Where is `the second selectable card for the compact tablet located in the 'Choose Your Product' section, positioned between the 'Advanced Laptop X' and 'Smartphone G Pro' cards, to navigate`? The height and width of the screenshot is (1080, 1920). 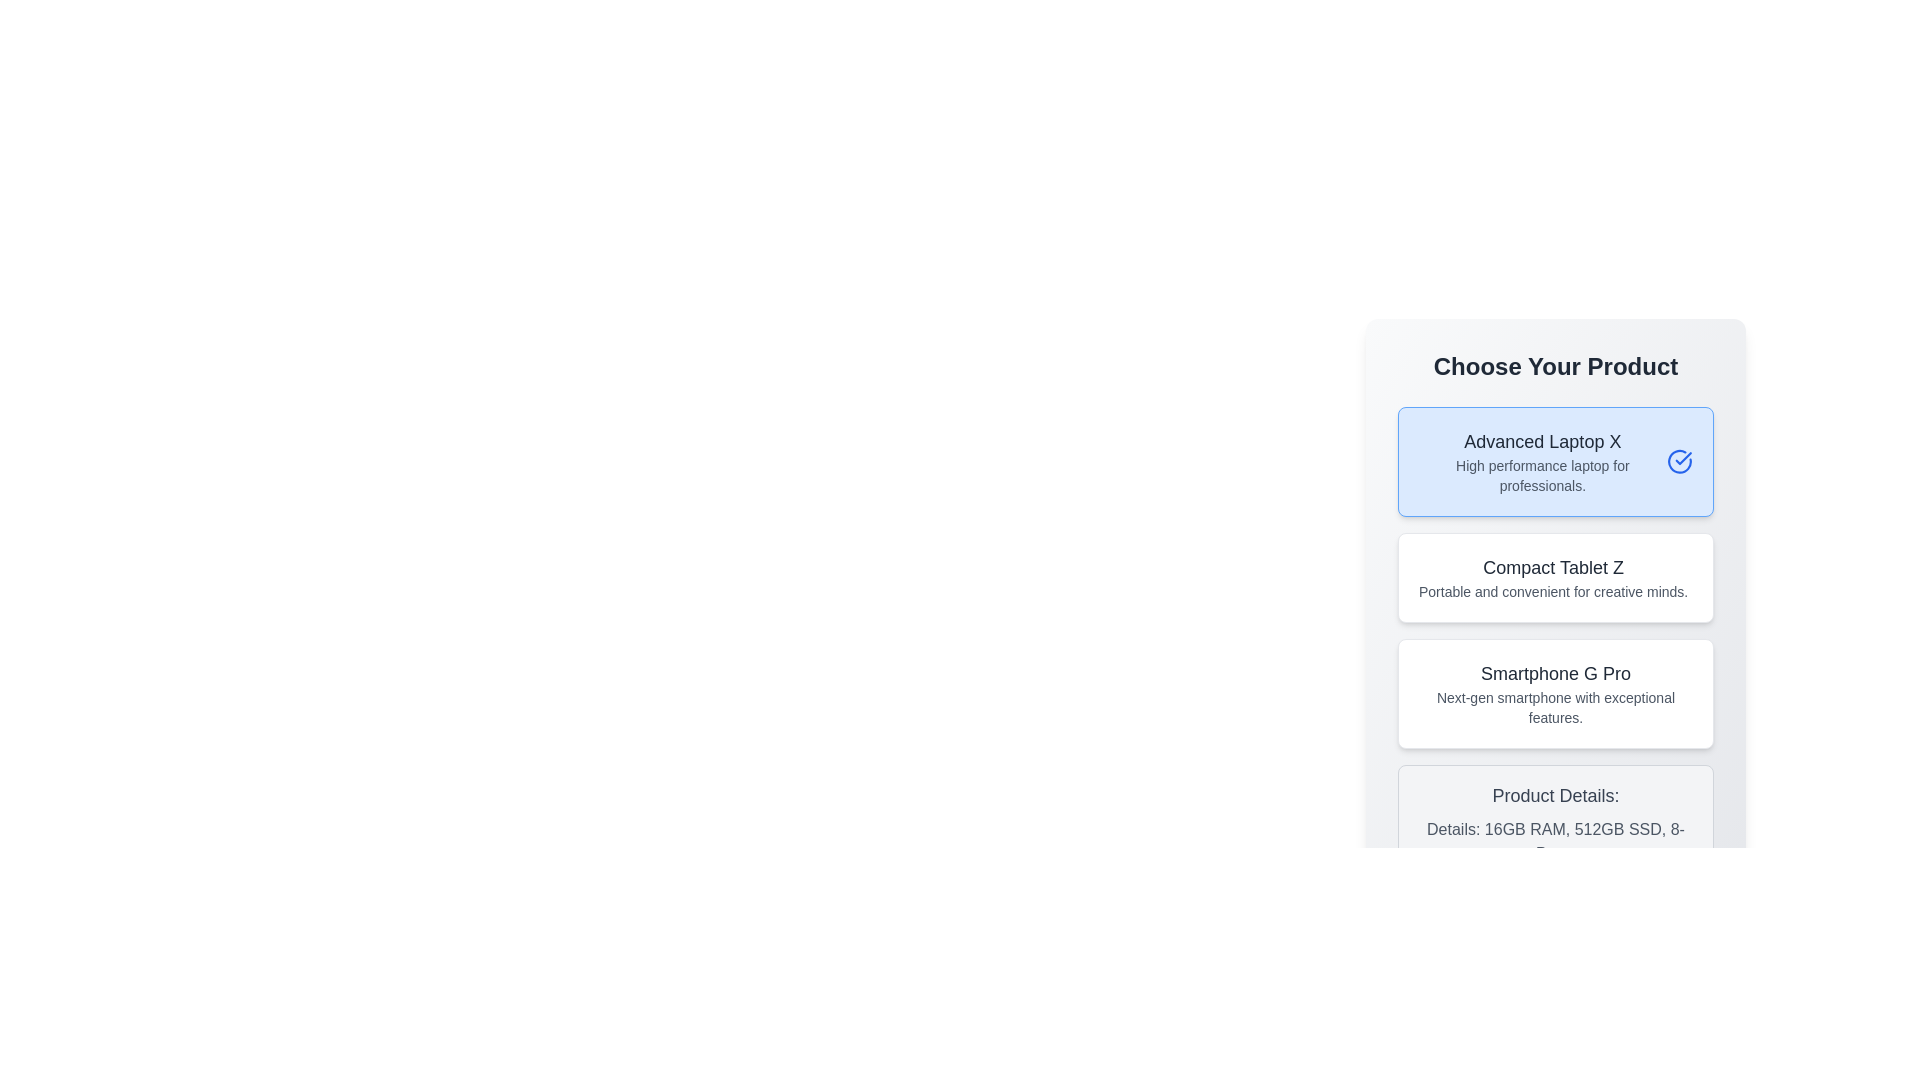
the second selectable card for the compact tablet located in the 'Choose Your Product' section, positioned between the 'Advanced Laptop X' and 'Smartphone G Pro' cards, to navigate is located at coordinates (1554, 578).